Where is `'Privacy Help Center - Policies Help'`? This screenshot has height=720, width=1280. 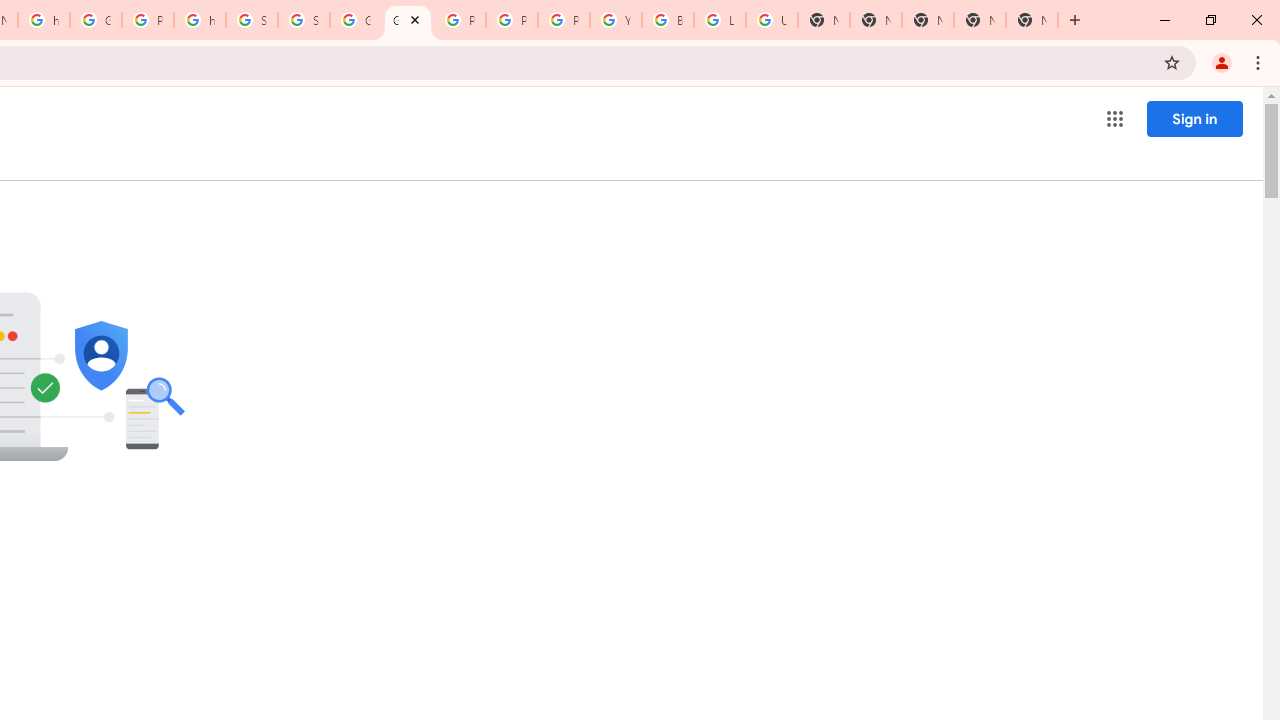
'Privacy Help Center - Policies Help' is located at coordinates (459, 20).